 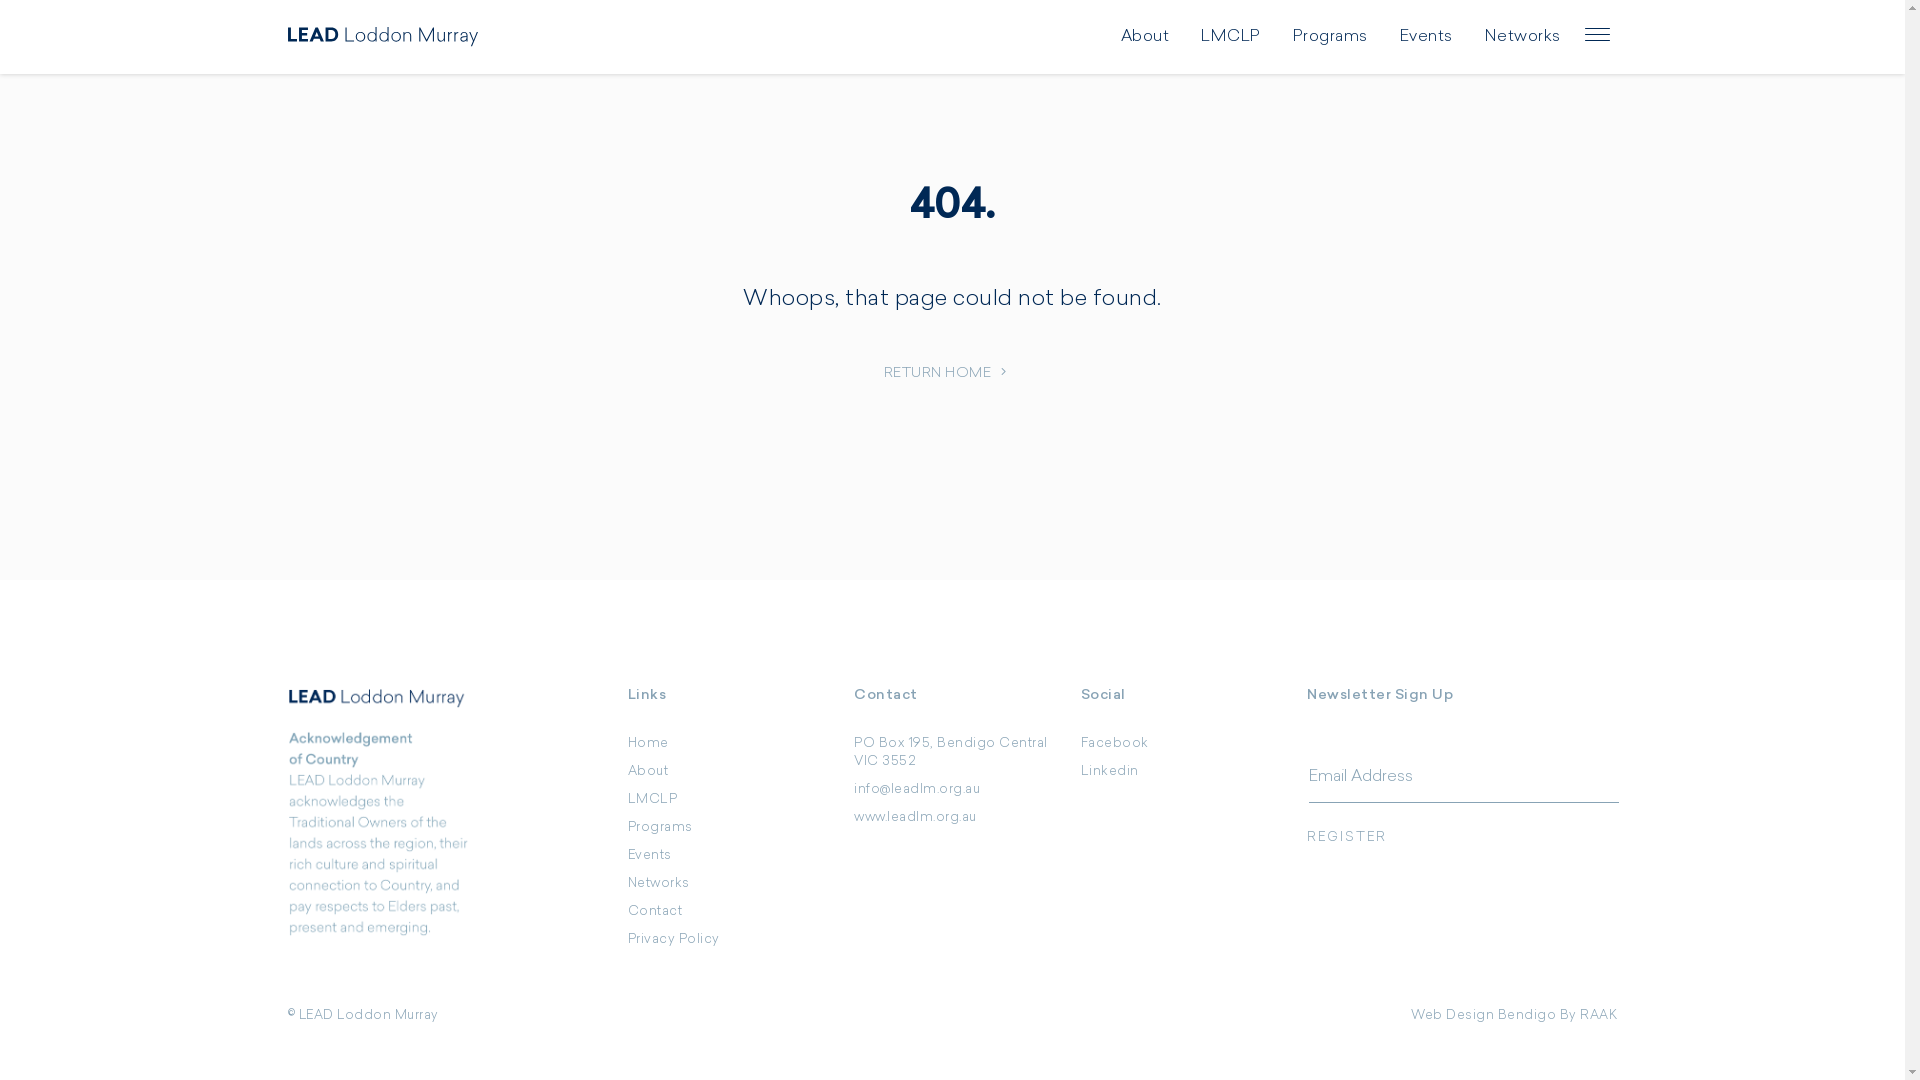 I want to click on 'Register', so click(x=1462, y=837).